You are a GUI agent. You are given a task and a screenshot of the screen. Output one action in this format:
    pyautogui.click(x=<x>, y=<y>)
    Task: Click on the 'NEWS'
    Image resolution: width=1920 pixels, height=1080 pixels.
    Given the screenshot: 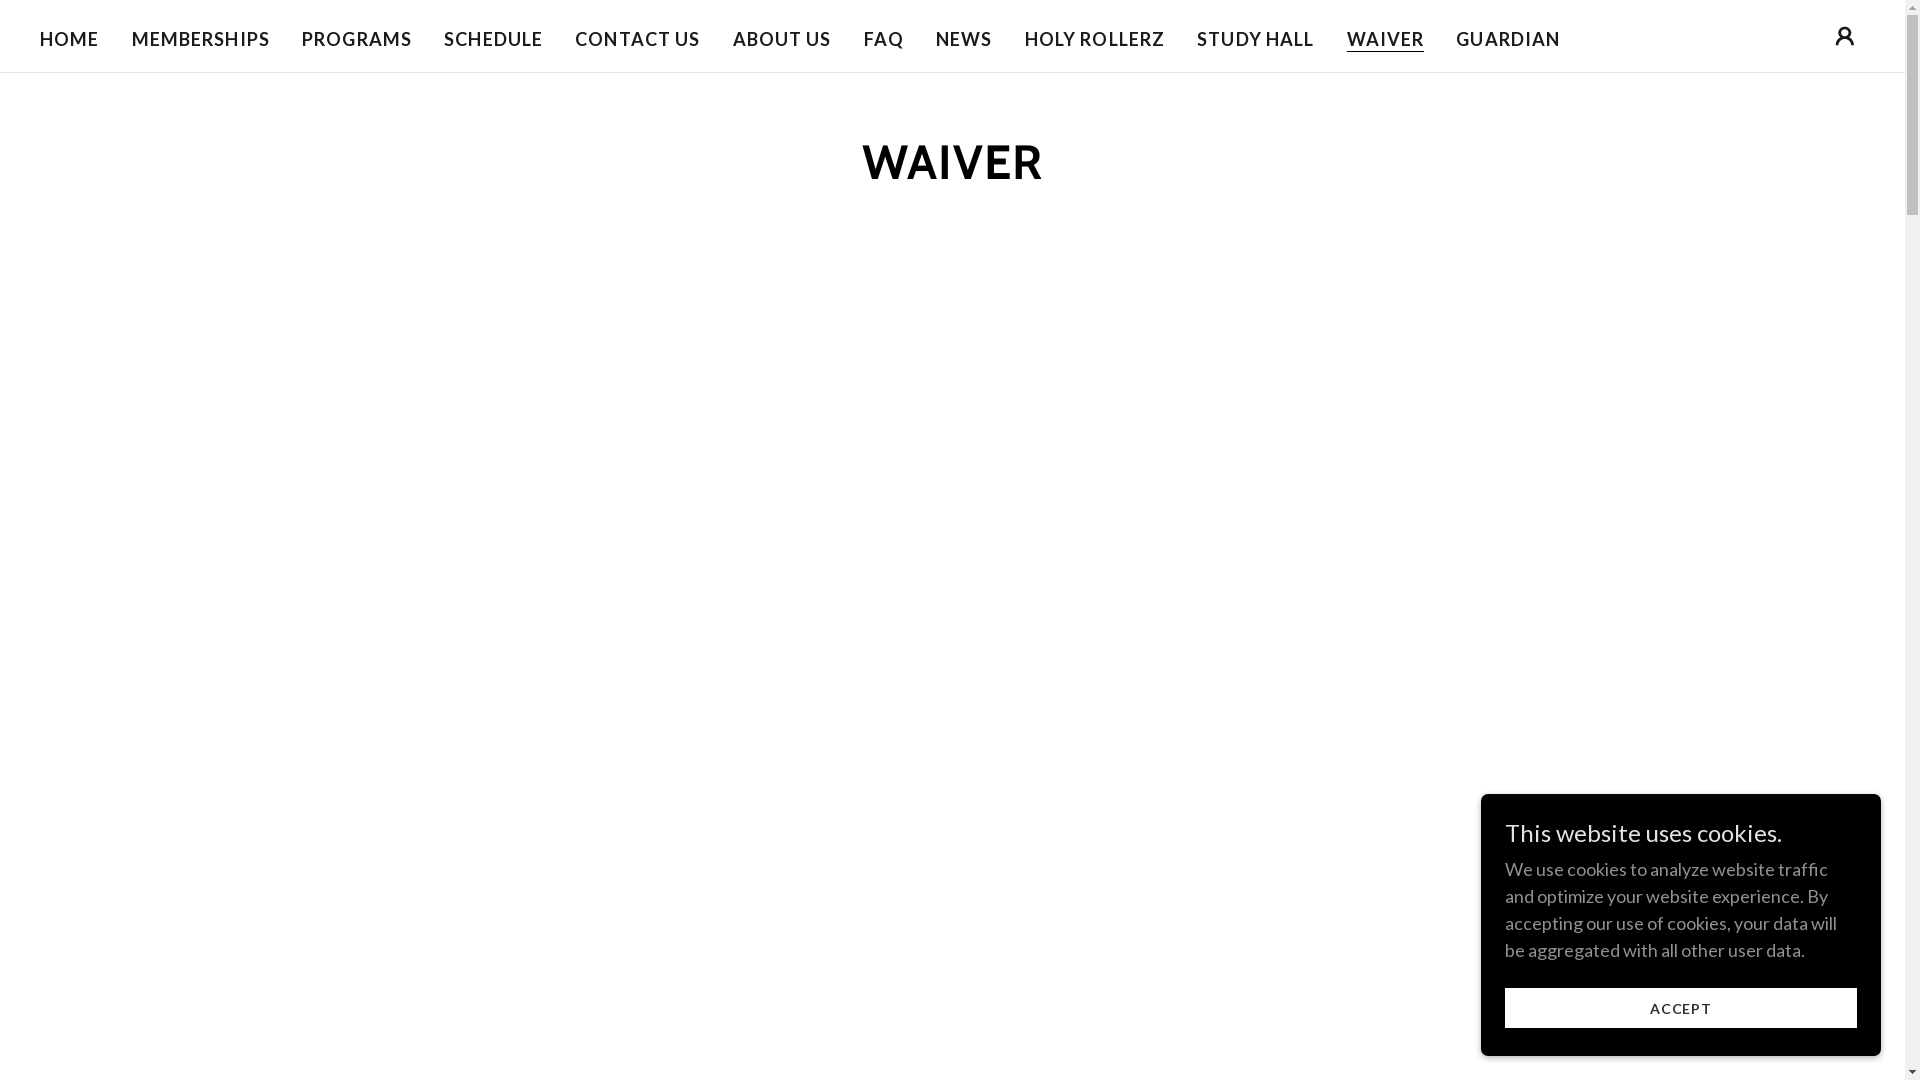 What is the action you would take?
    pyautogui.click(x=929, y=38)
    